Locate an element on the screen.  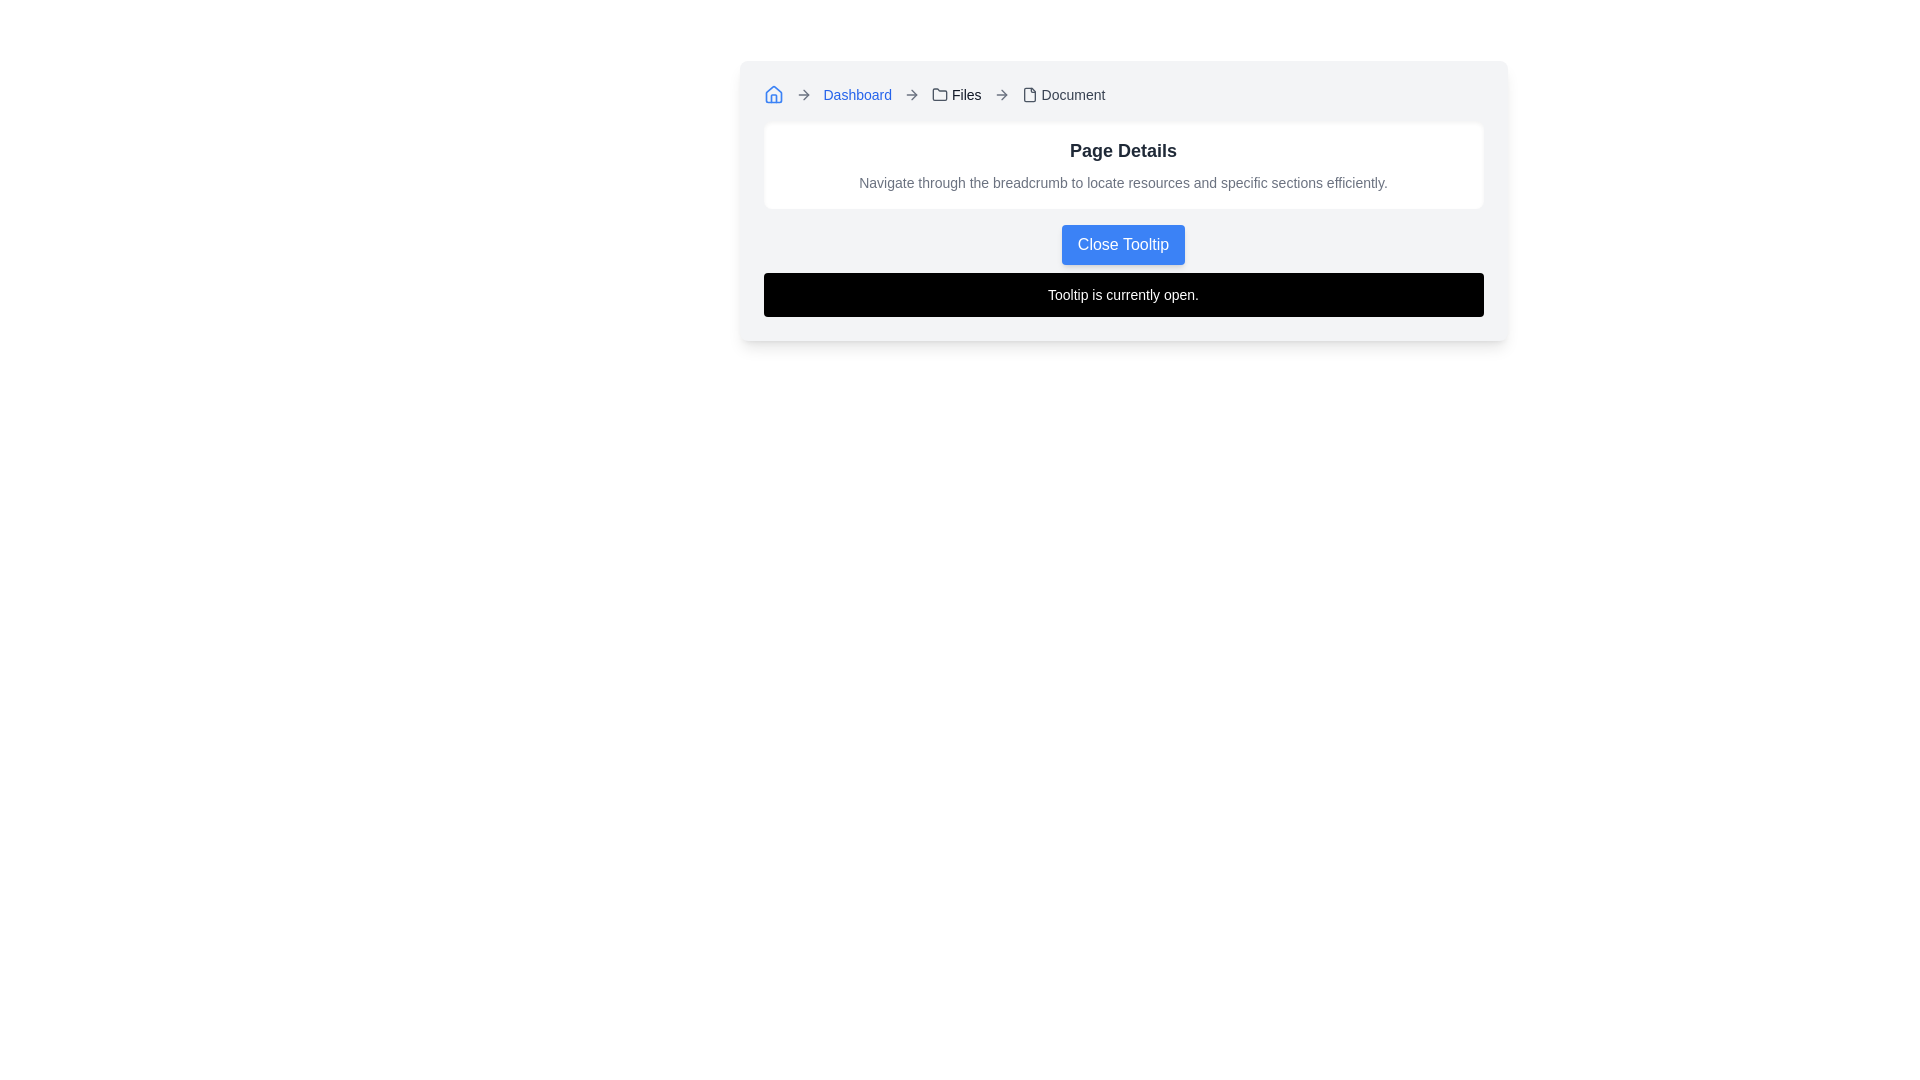
the arrow icon in the breadcrumb navigation bar, located at the top-left side of the interface, which indicates navigation between hierarchical levels is located at coordinates (913, 95).